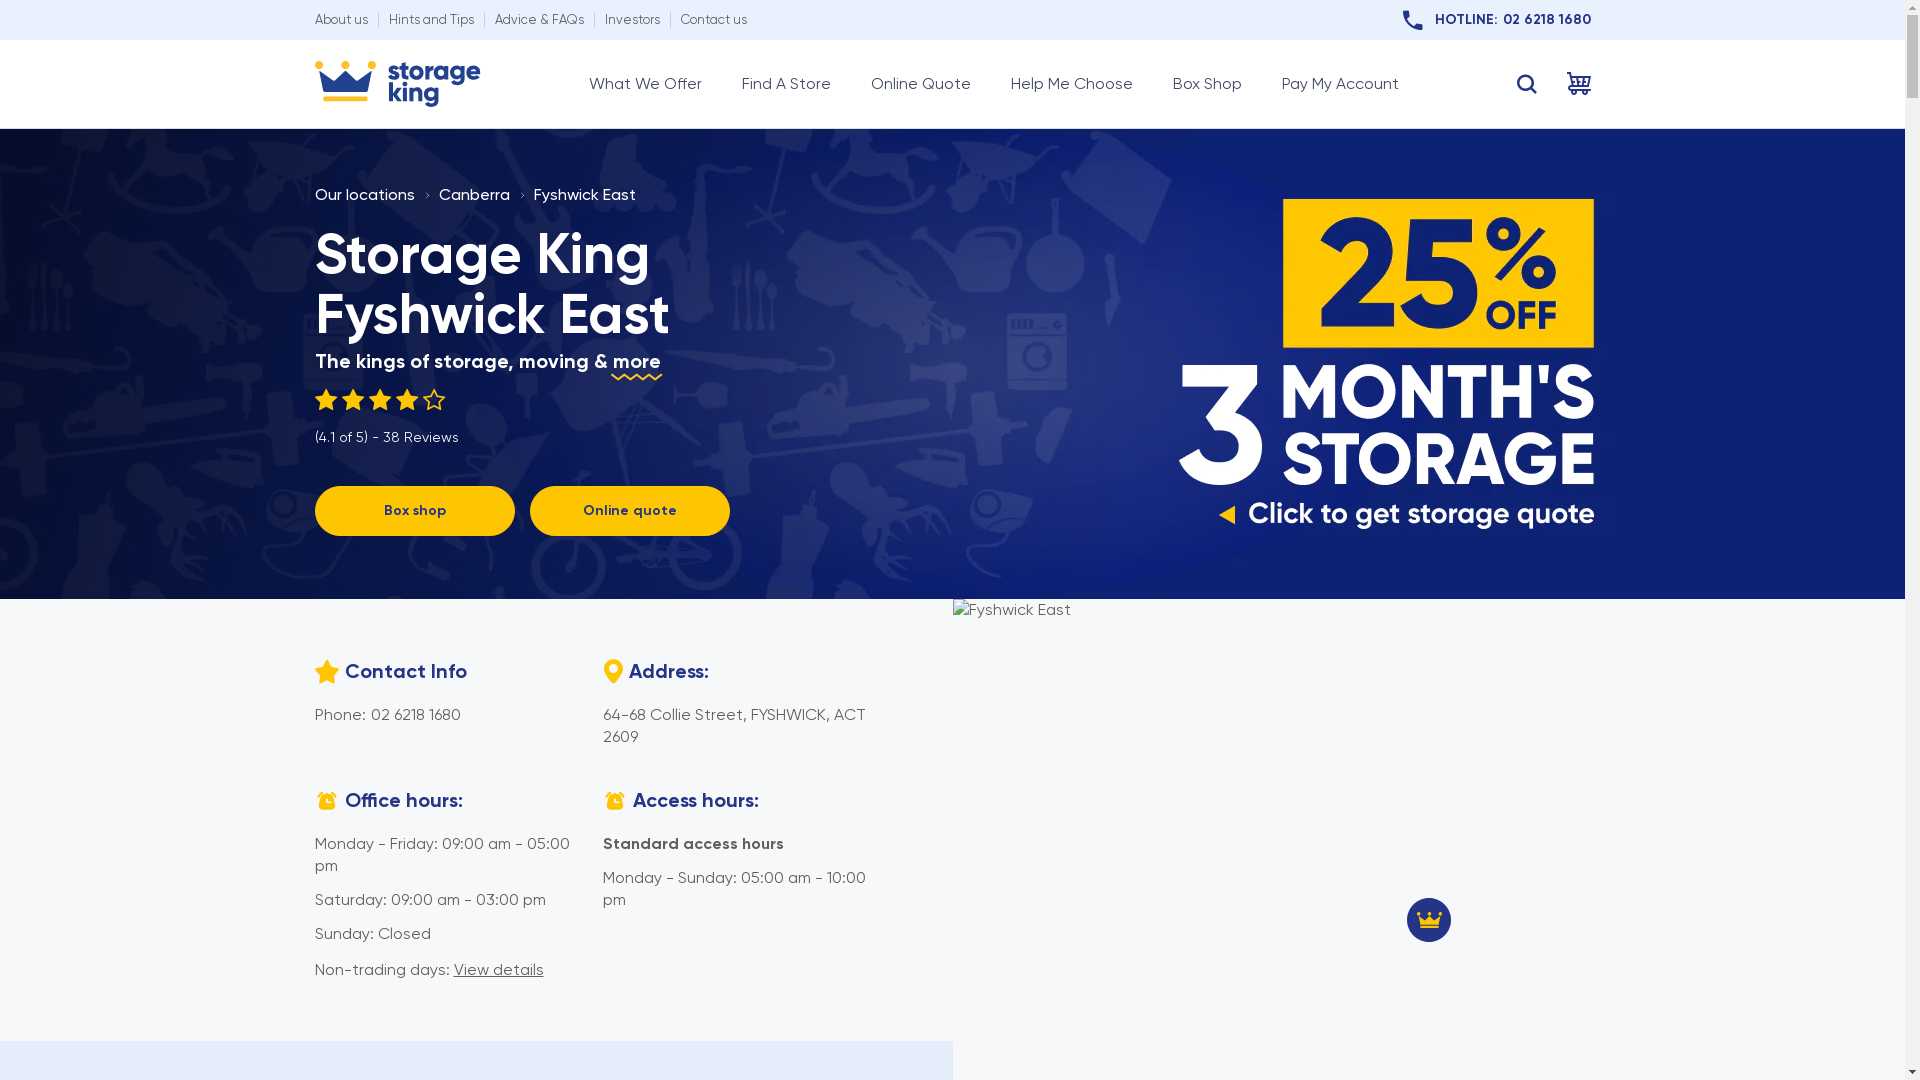 This screenshot has height=1080, width=1920. I want to click on 'Hints and Tips', so click(429, 19).